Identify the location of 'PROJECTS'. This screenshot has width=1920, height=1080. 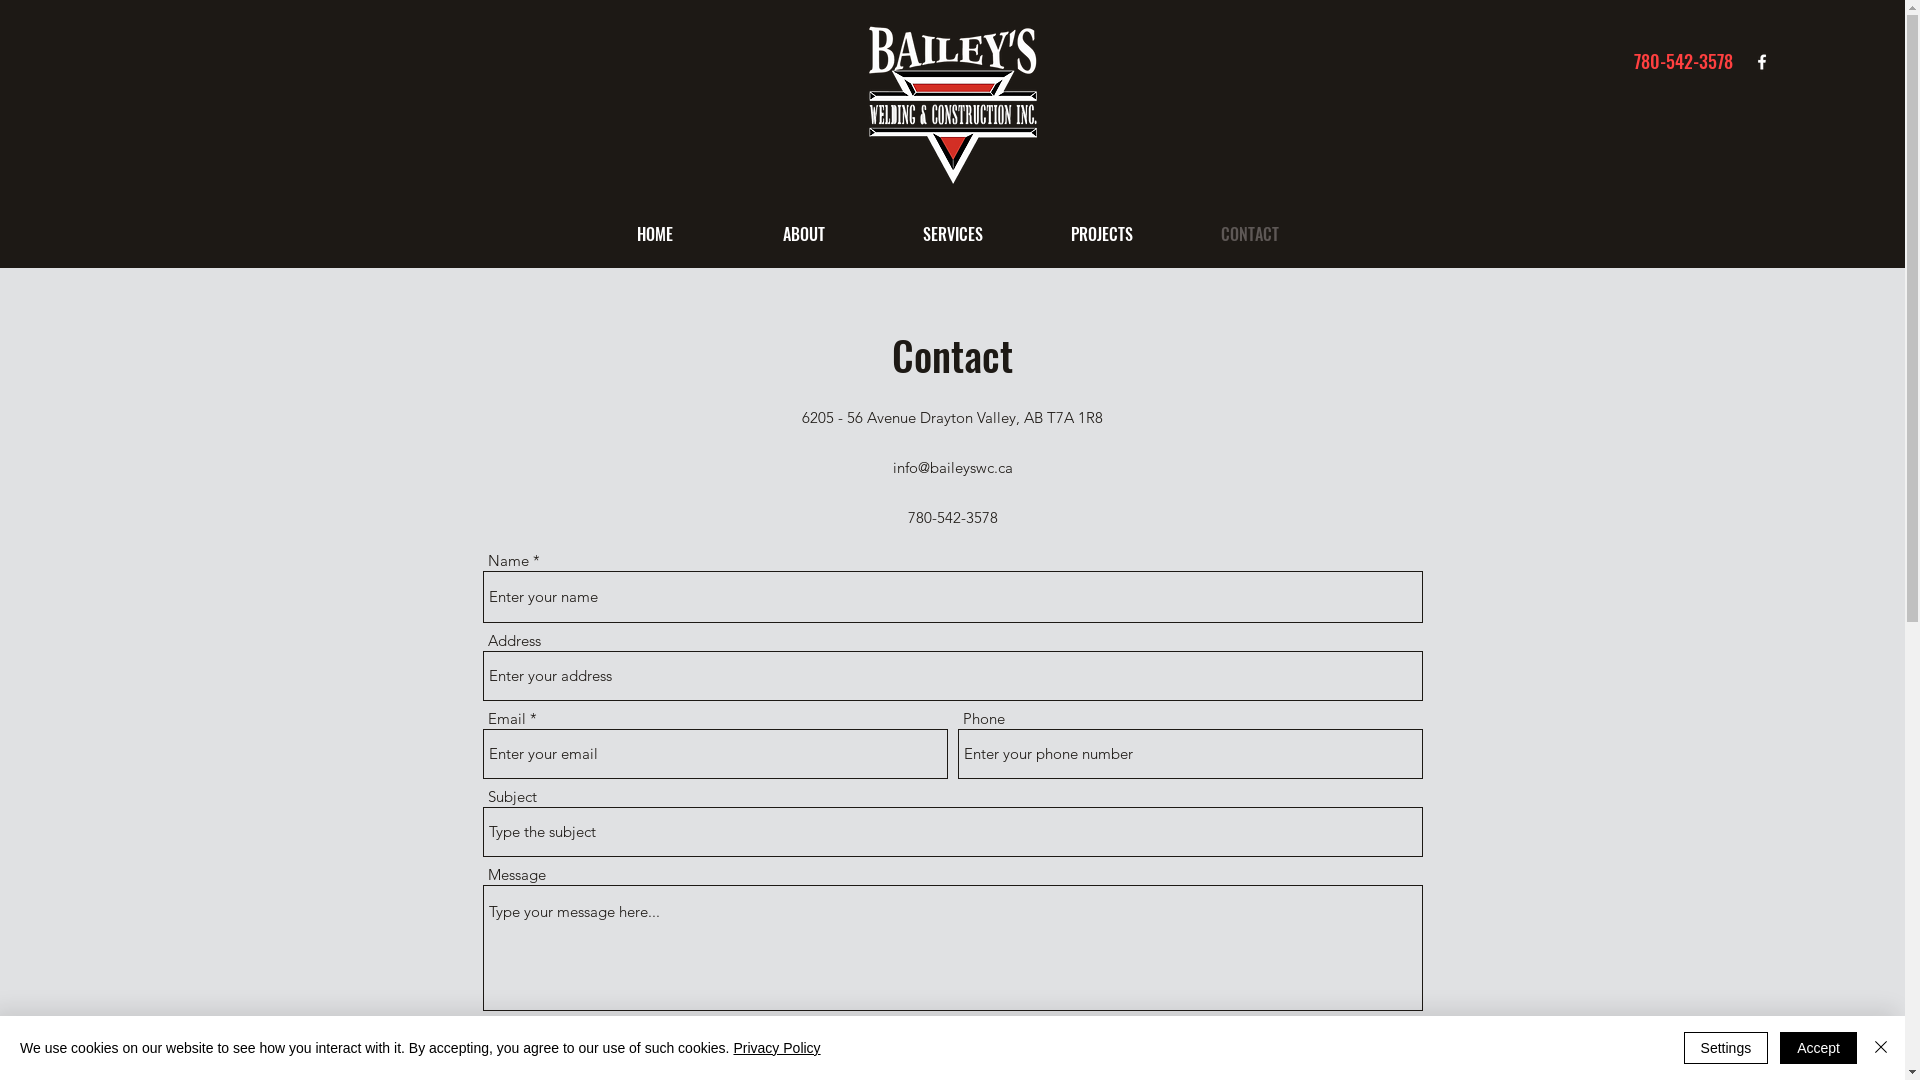
(1027, 233).